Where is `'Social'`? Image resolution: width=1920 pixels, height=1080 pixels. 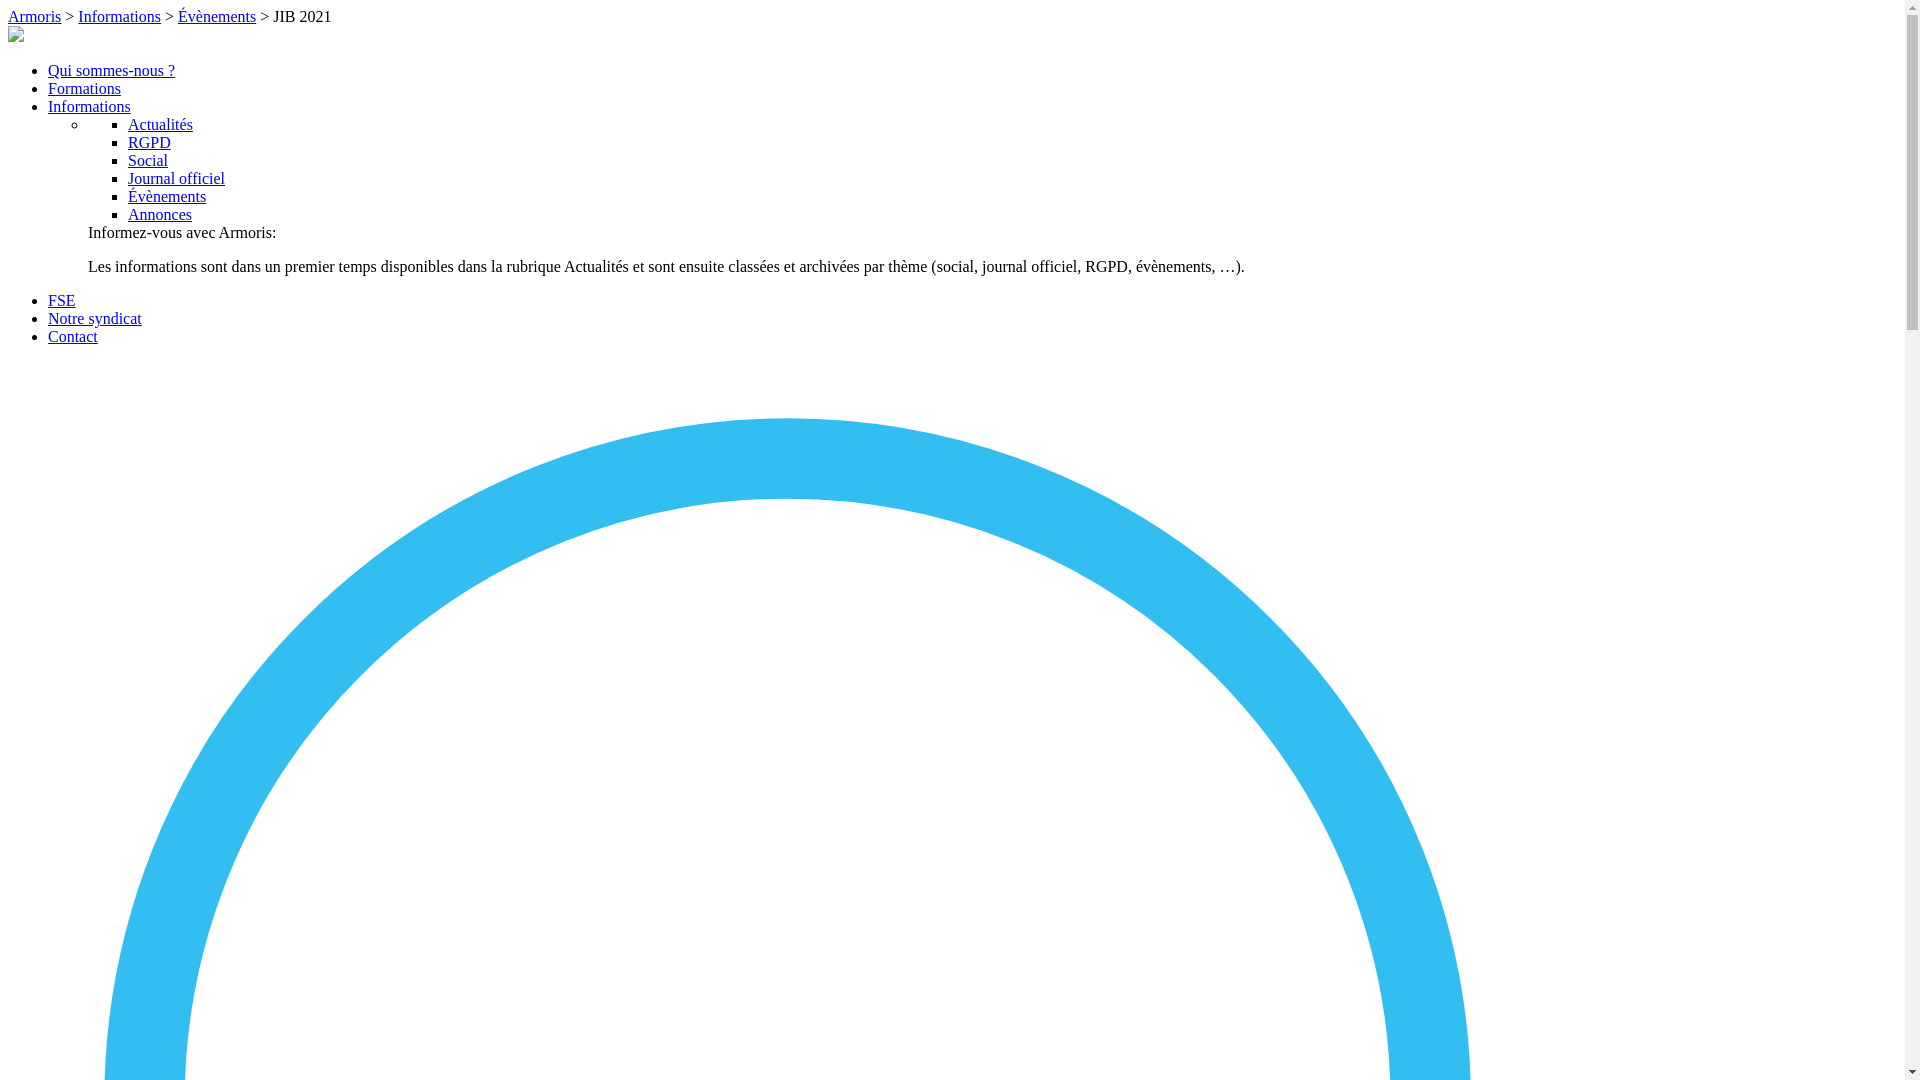
'Social' is located at coordinates (147, 159).